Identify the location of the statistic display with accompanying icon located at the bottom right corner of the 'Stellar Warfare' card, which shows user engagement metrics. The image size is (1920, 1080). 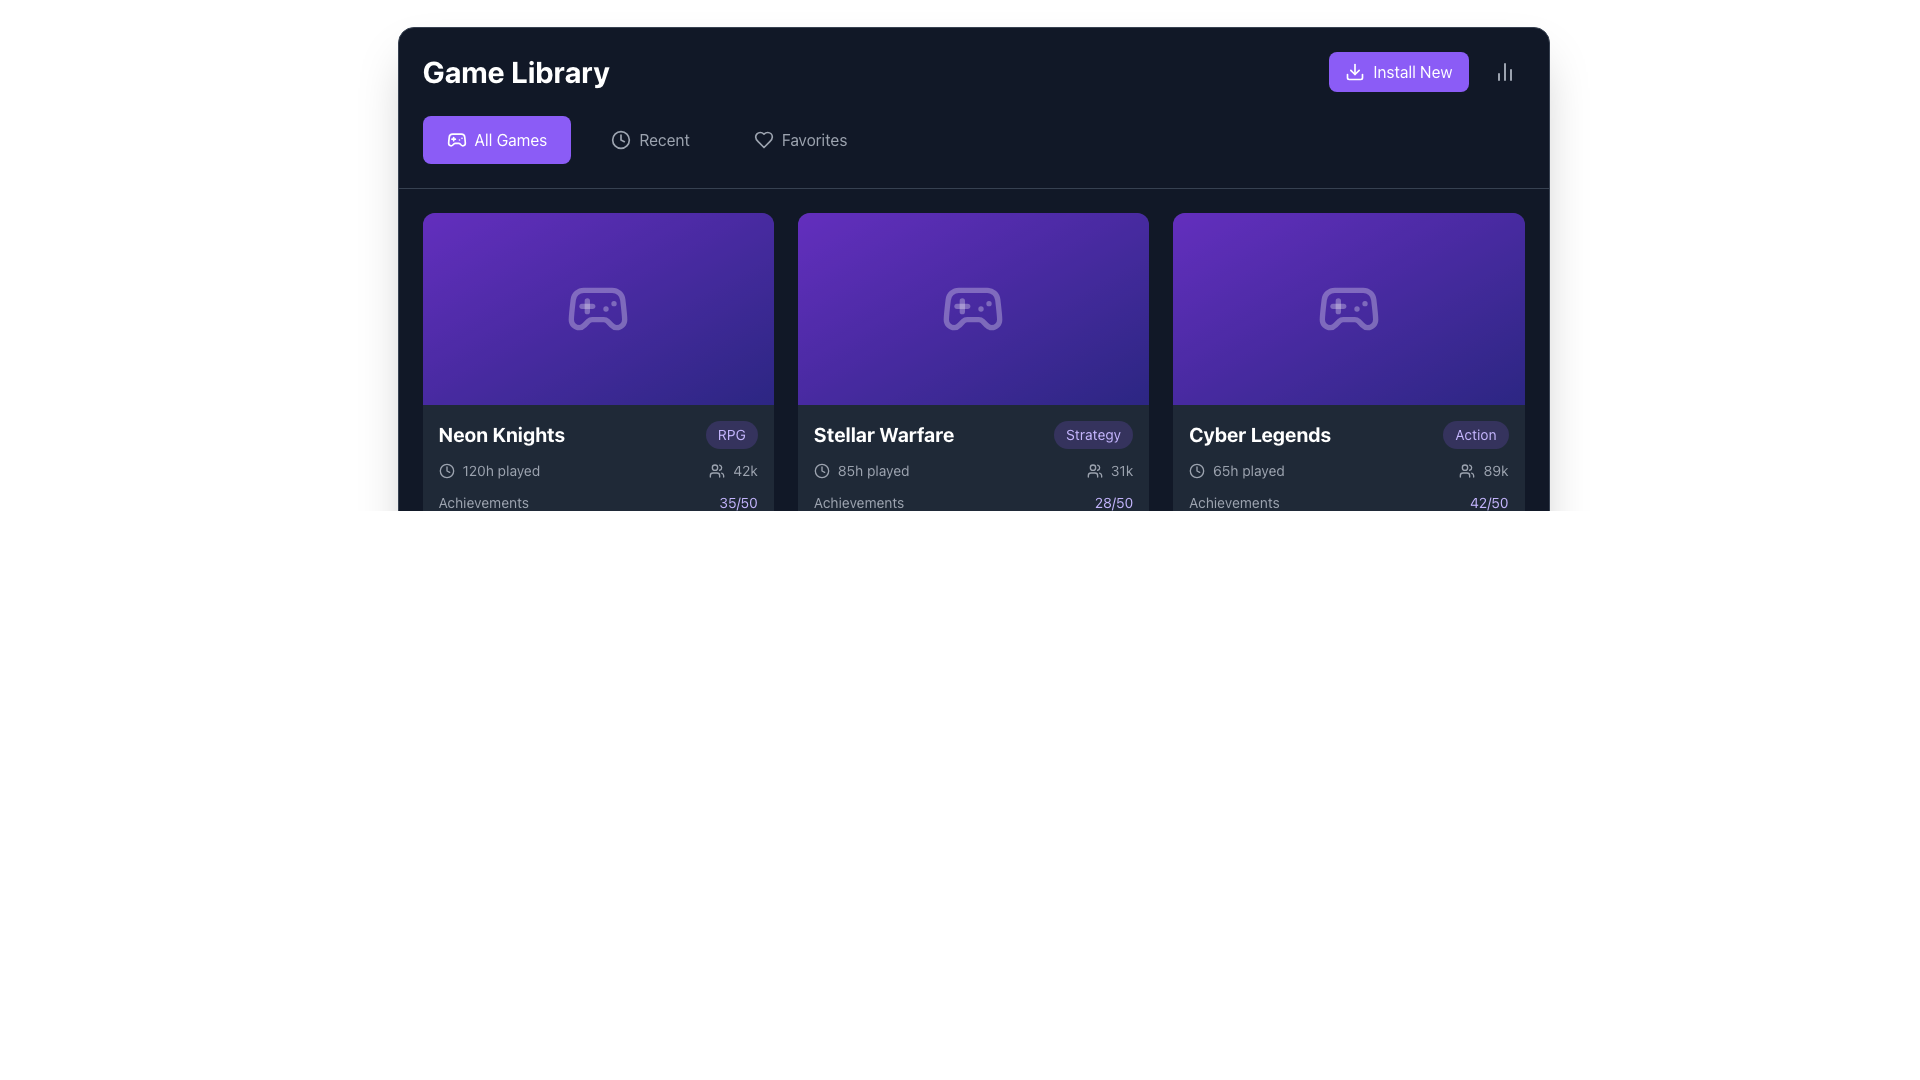
(1108, 470).